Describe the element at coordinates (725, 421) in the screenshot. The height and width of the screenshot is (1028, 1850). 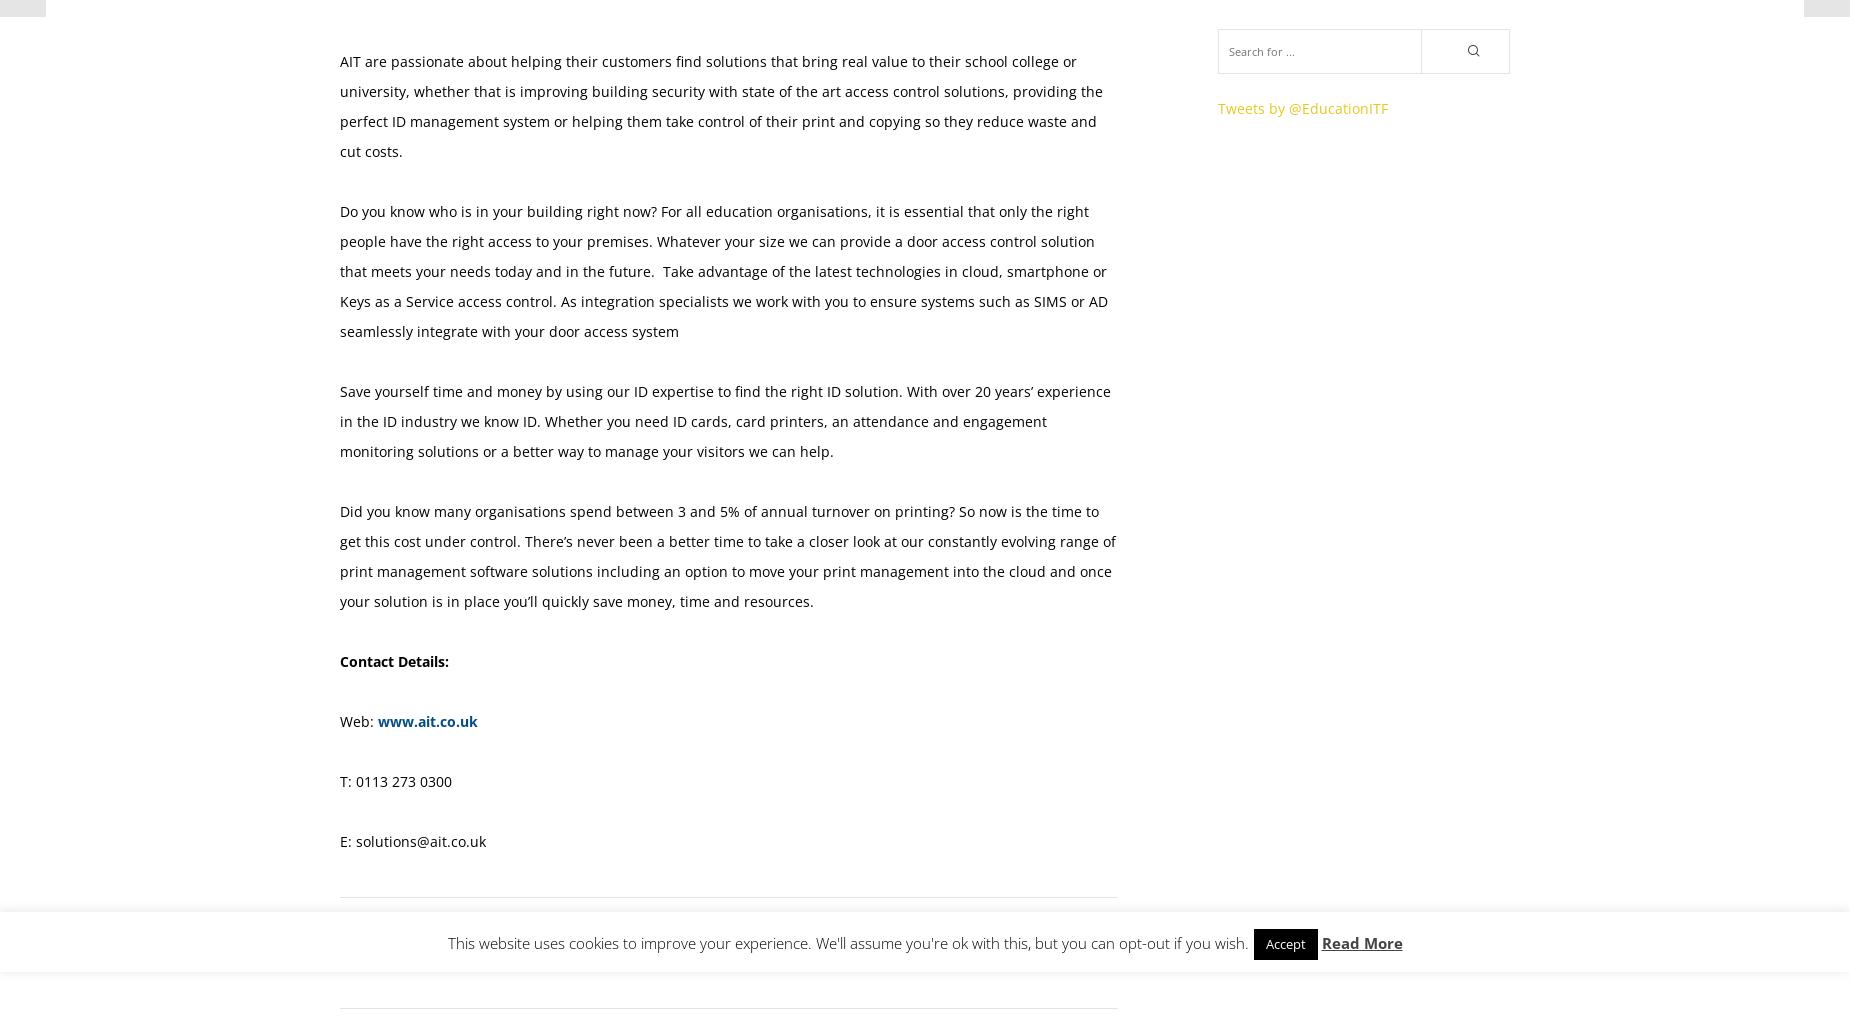
I see `'Save yourself time and money by using our ID expertise to find the right ID solution. With over 20 years’ experience in the ID industry we know ID. Whether you need ID cards, card printers, an attendance and engagement monitoring solutions or a better way to manage your visitors we can help.'` at that location.